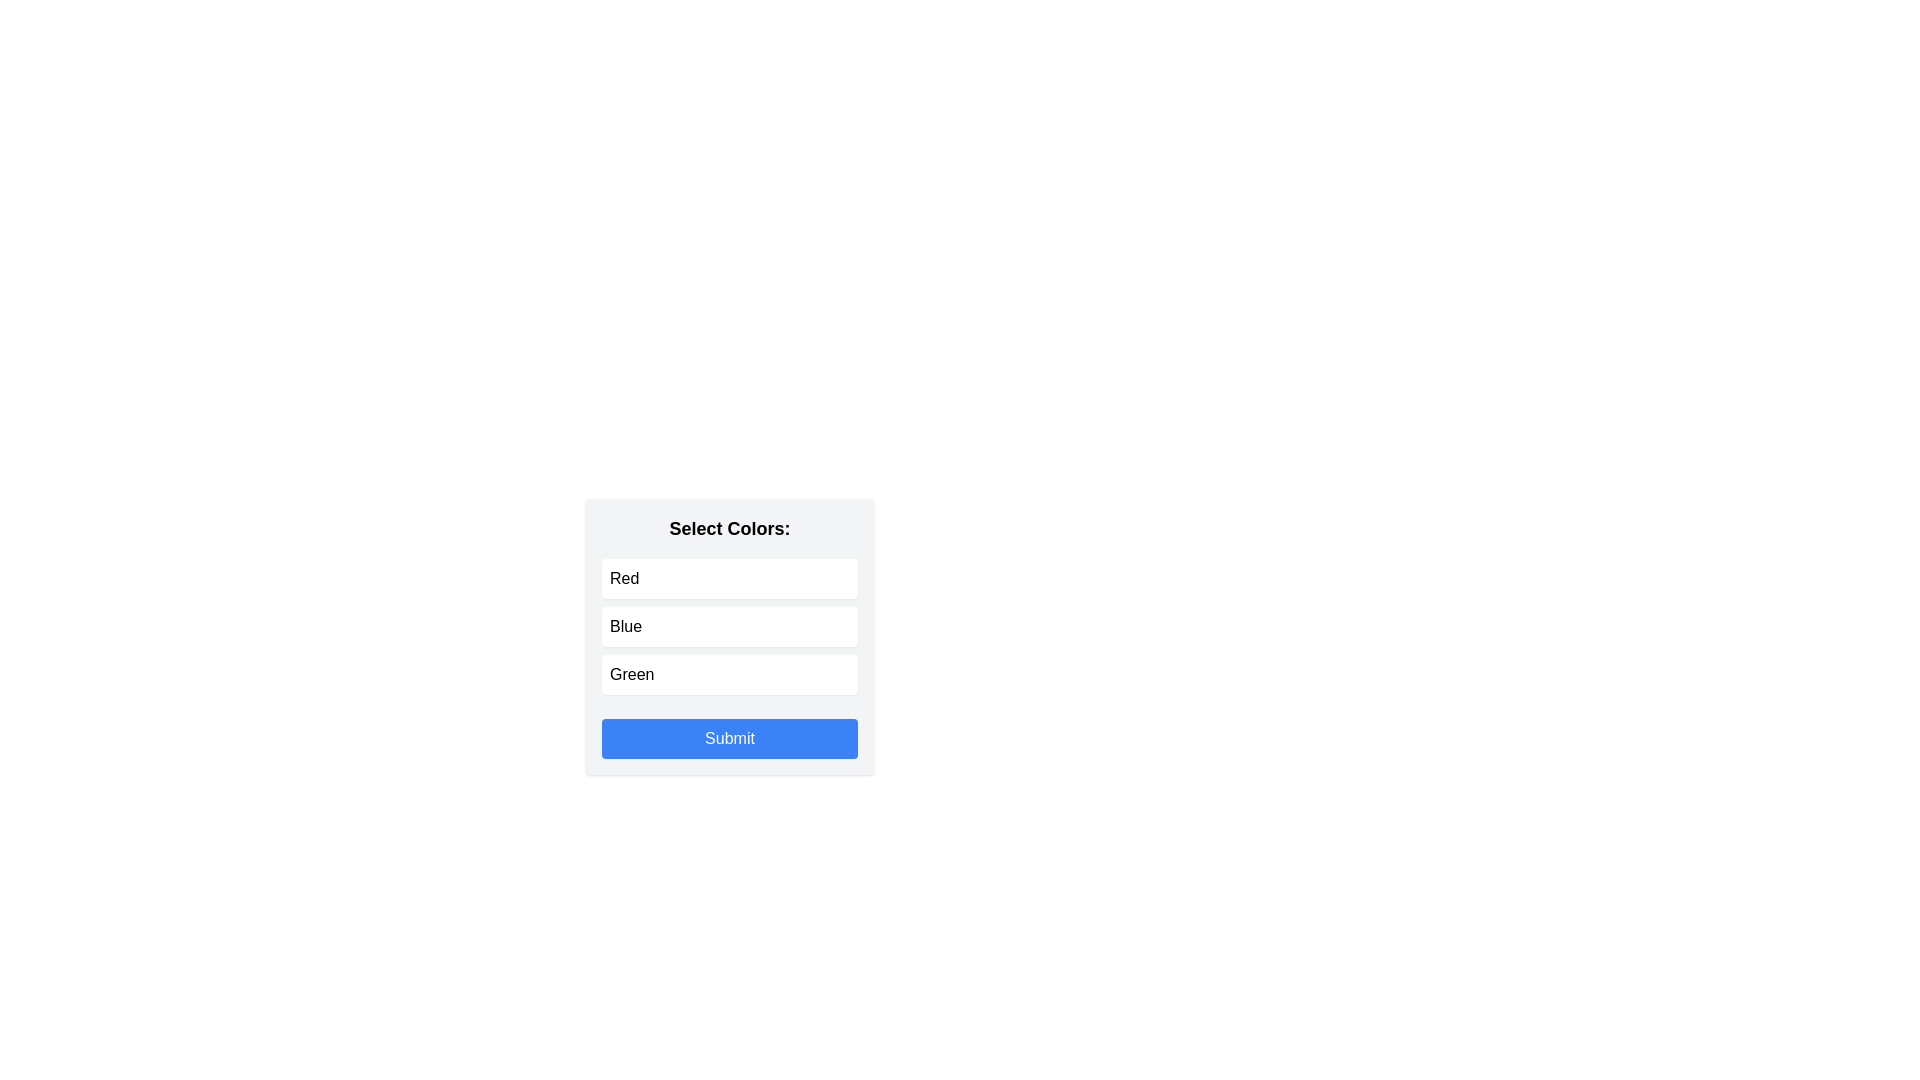 This screenshot has height=1080, width=1920. Describe the element at coordinates (623, 578) in the screenshot. I see `the 'Red' label, which is the first item in a vertically listed group under the header 'Select Colors:' in a card-style layout, providing visual information for descriptive purposes` at that location.